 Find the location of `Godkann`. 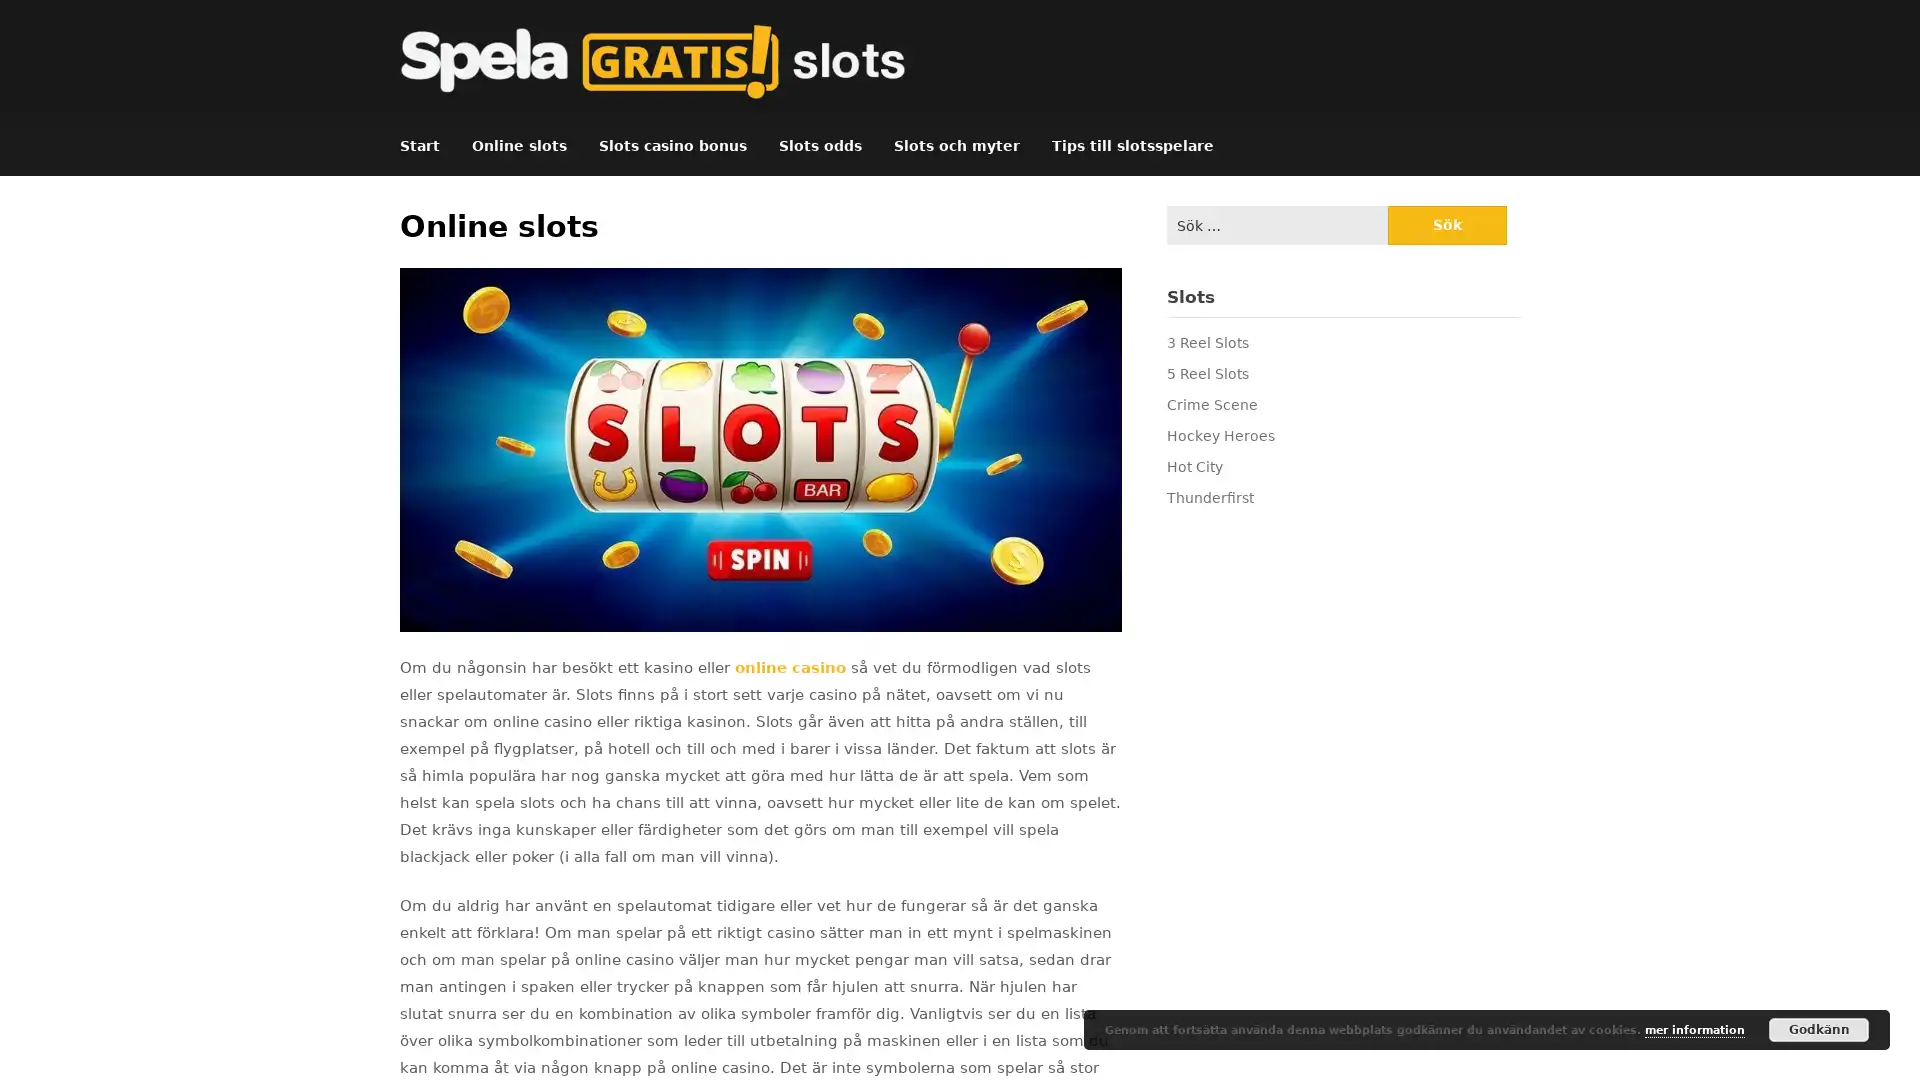

Godkann is located at coordinates (1819, 1029).